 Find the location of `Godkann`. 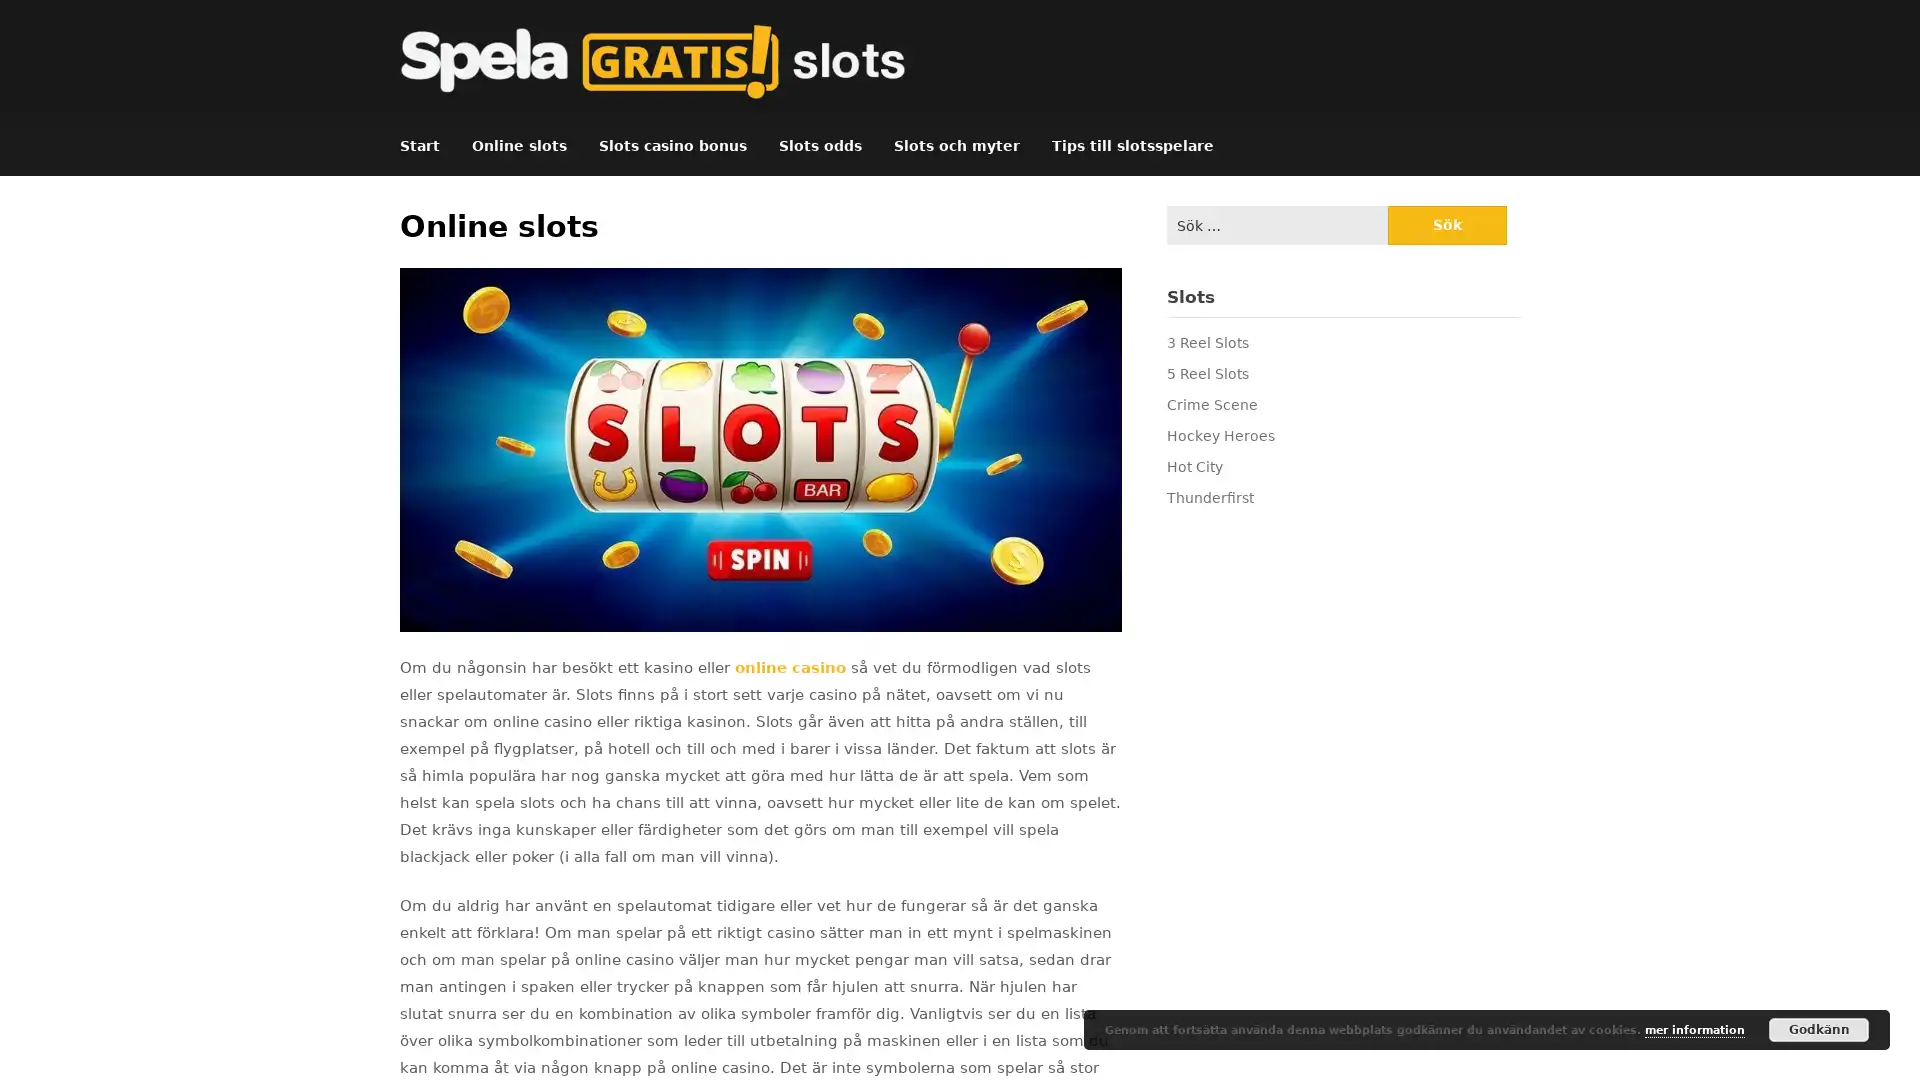

Godkann is located at coordinates (1819, 1029).